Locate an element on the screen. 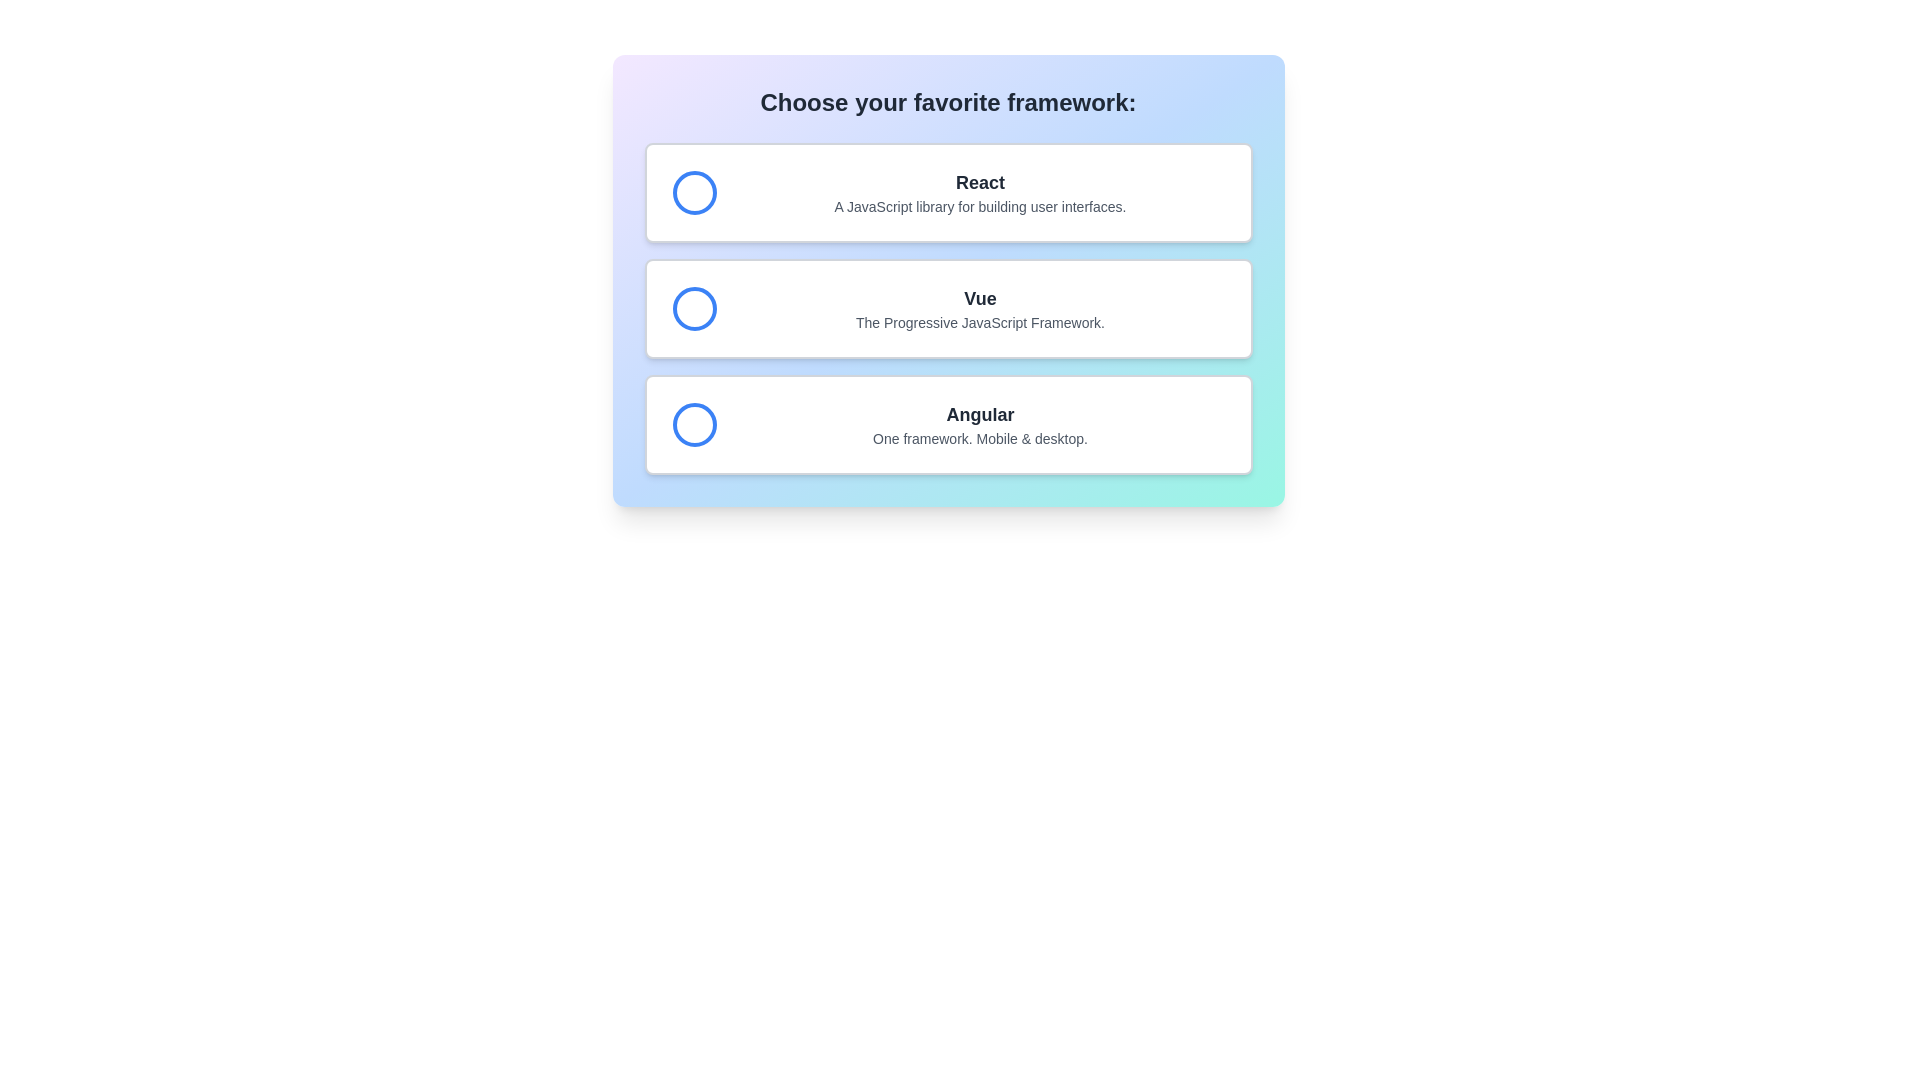 This screenshot has height=1080, width=1920. the Static Text element labeled 'Vue', which serves as a title header for the corresponding selectable card in the list of options is located at coordinates (980, 299).